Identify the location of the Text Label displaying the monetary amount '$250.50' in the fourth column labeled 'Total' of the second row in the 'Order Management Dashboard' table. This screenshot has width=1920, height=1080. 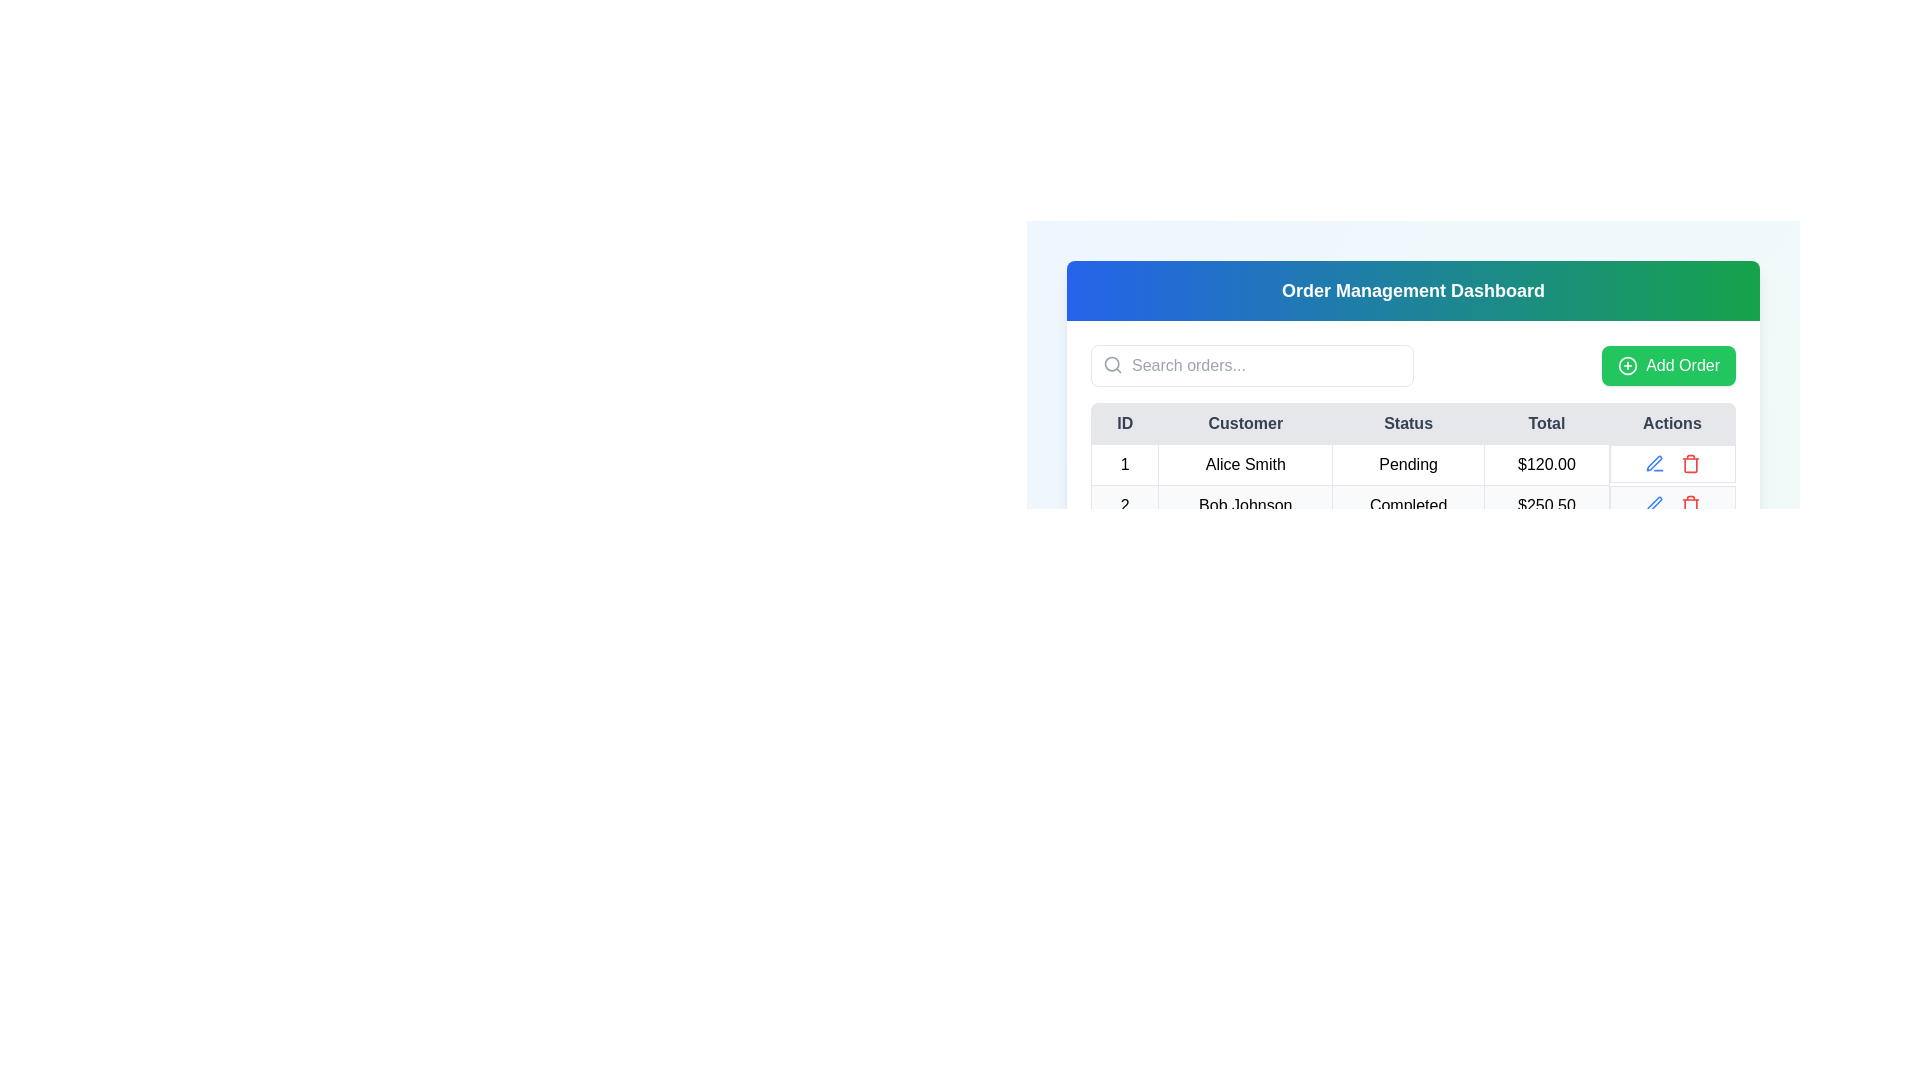
(1545, 504).